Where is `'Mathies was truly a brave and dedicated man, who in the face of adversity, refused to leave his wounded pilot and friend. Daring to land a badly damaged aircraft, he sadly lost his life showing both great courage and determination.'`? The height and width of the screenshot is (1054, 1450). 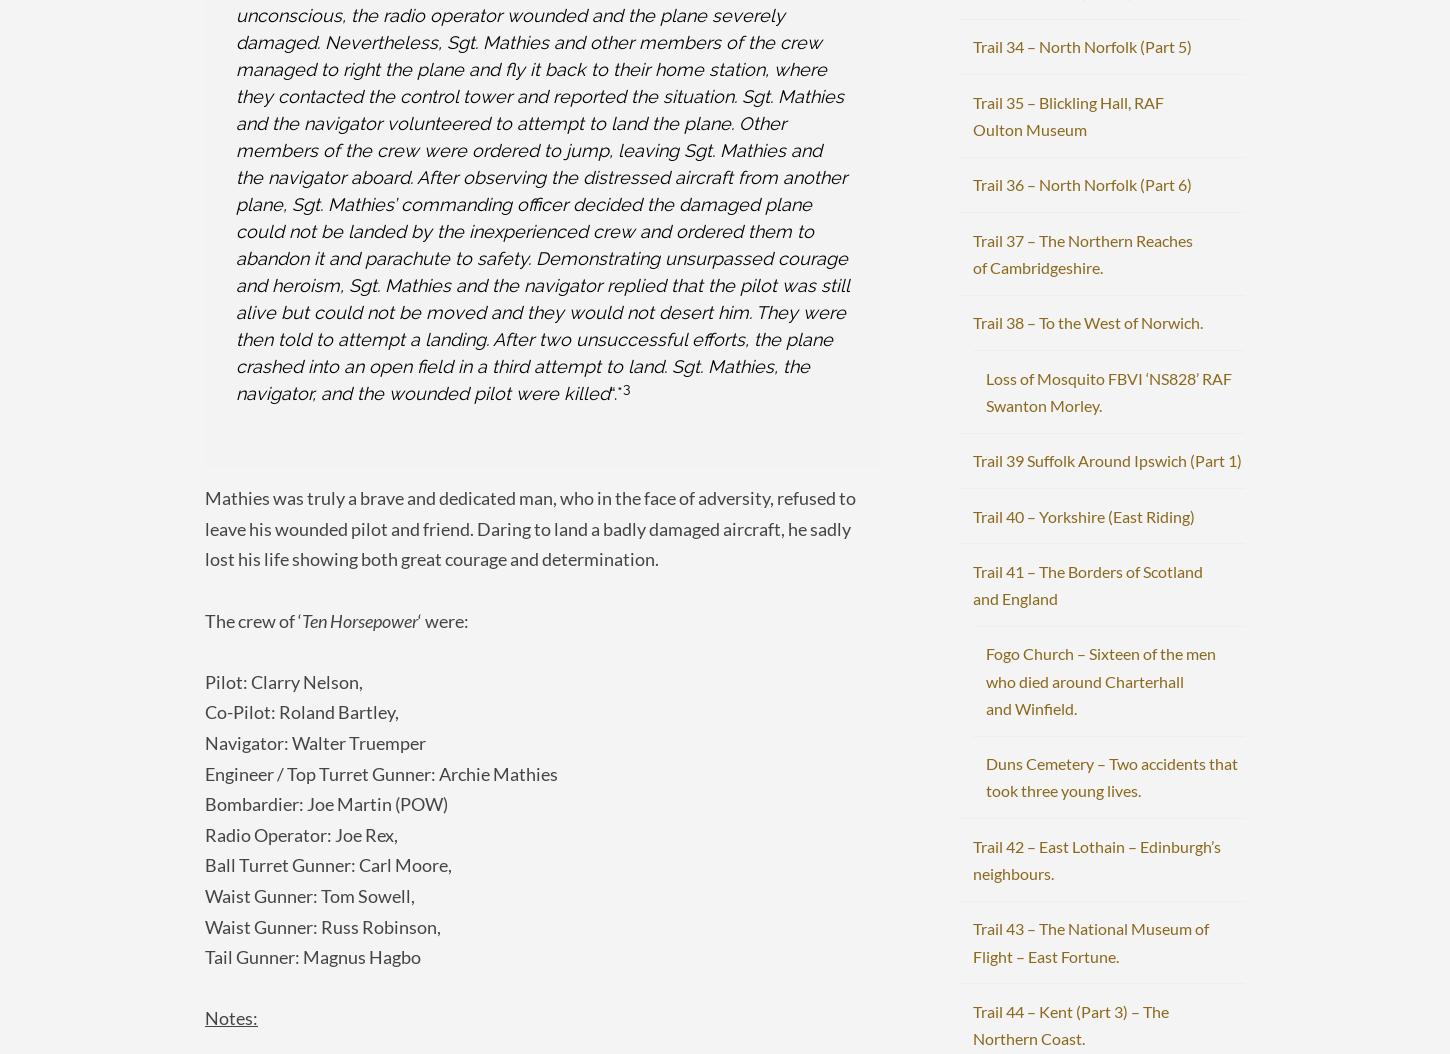
'Mathies was truly a brave and dedicated man, who in the face of adversity, refused to leave his wounded pilot and friend. Daring to land a badly damaged aircraft, he sadly lost his life showing both great courage and determination.' is located at coordinates (204, 528).